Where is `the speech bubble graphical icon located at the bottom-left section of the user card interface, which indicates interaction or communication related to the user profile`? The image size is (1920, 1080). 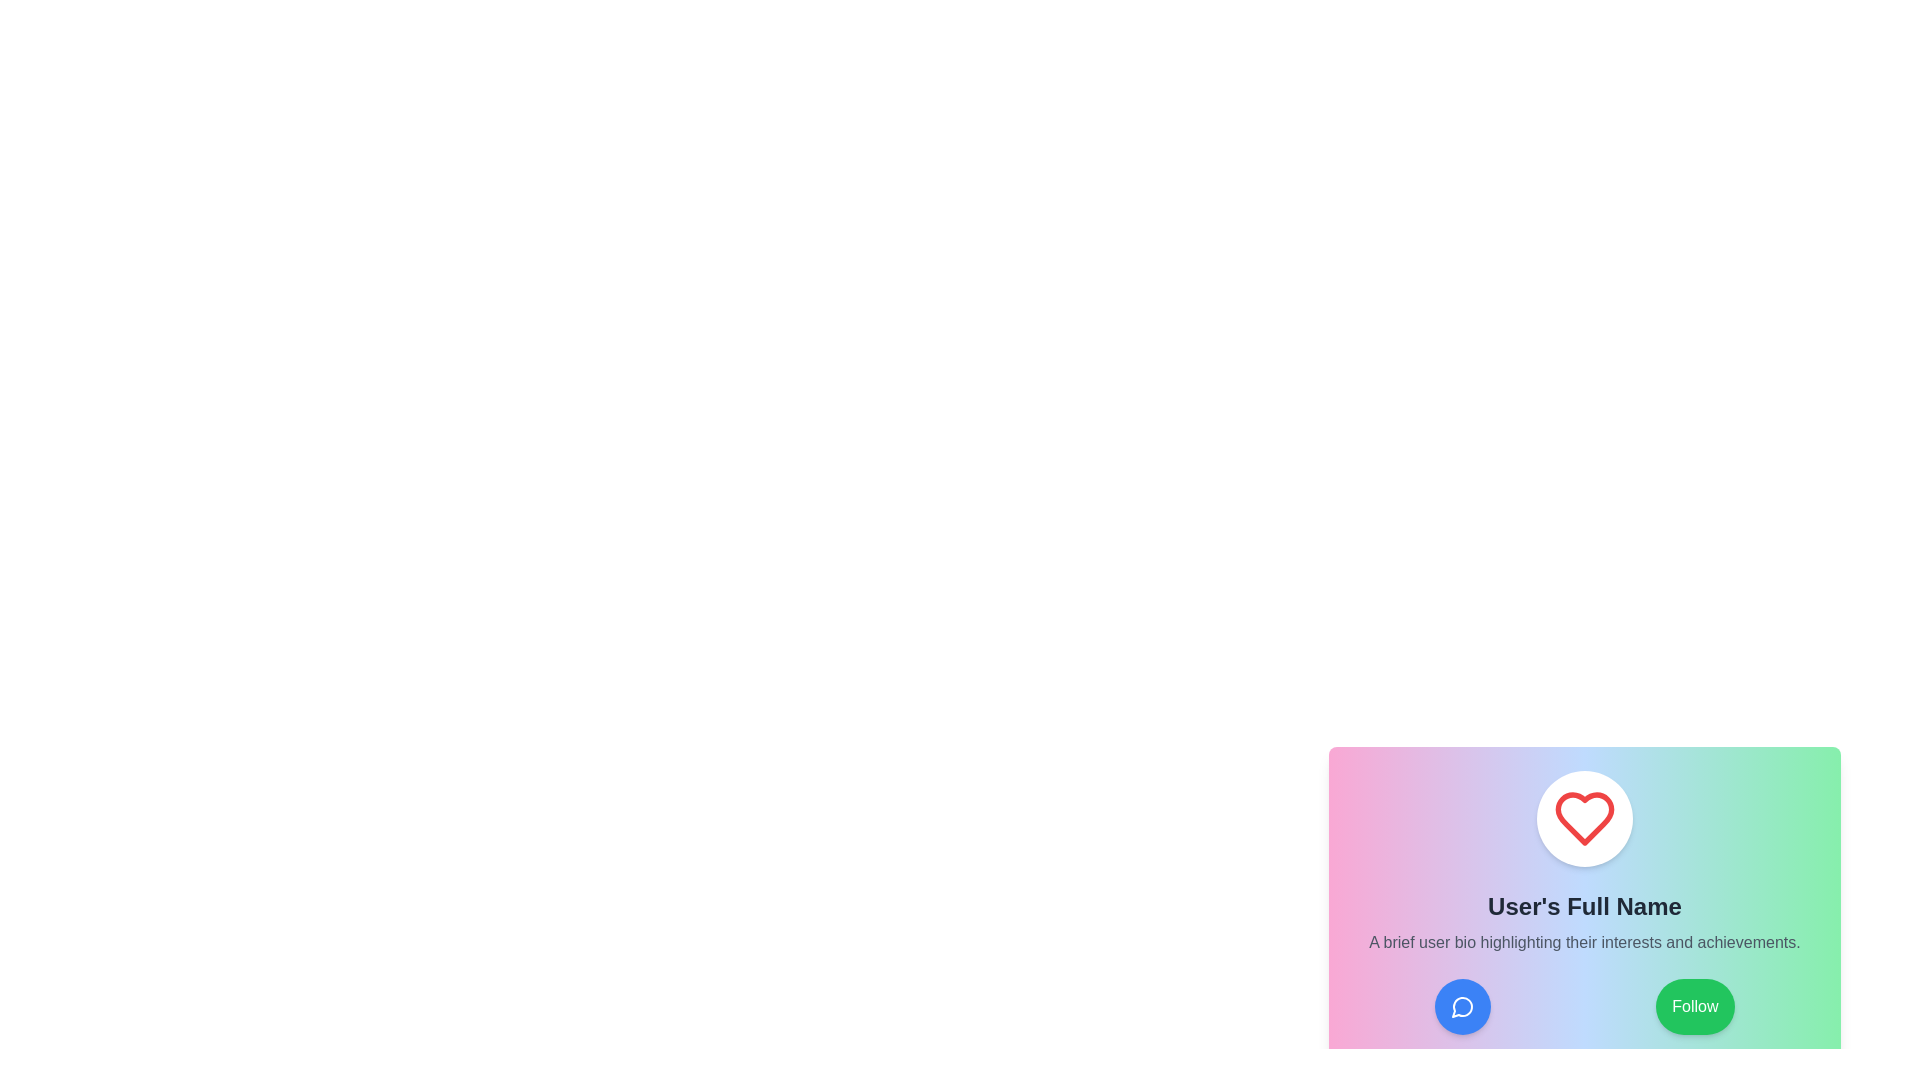
the speech bubble graphical icon located at the bottom-left section of the user card interface, which indicates interaction or communication related to the user profile is located at coordinates (1462, 1007).